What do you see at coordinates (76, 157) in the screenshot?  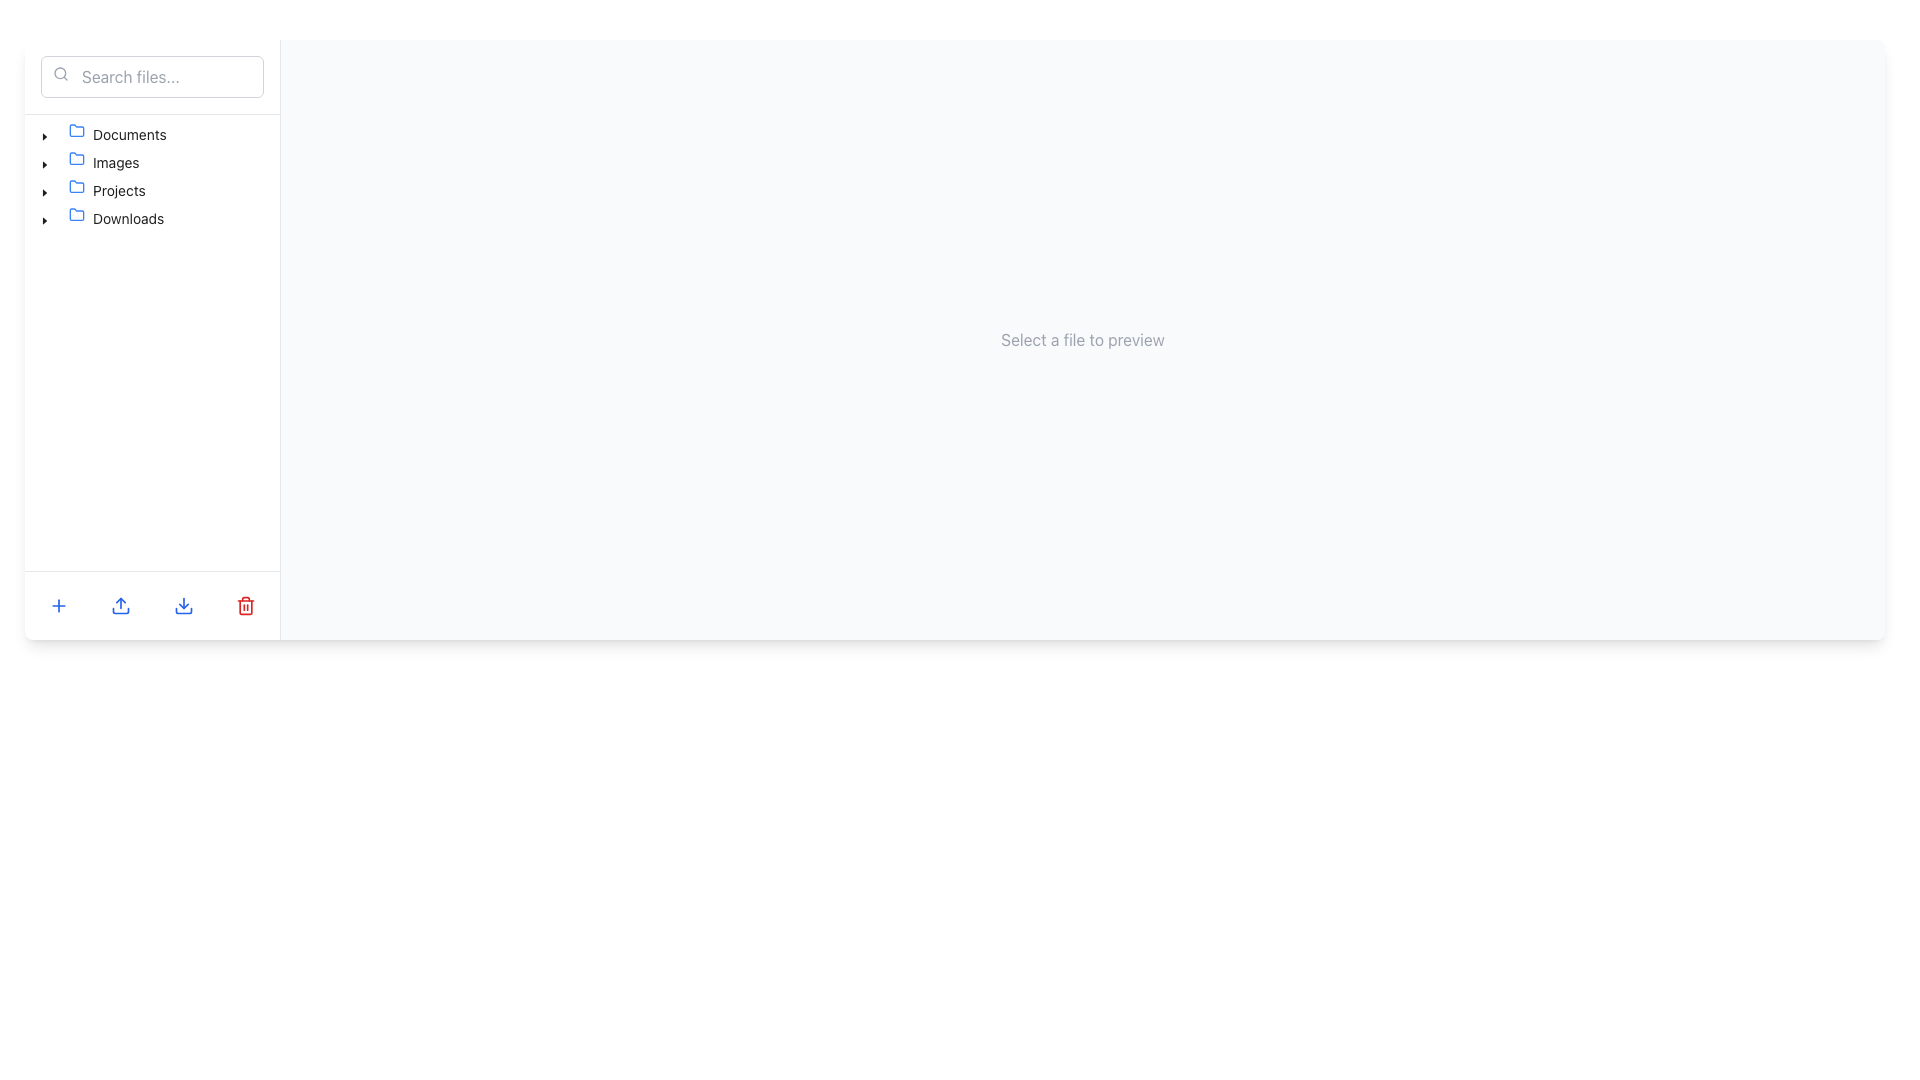 I see `the folder icon located in the left sidebar under the label 'Images'` at bounding box center [76, 157].